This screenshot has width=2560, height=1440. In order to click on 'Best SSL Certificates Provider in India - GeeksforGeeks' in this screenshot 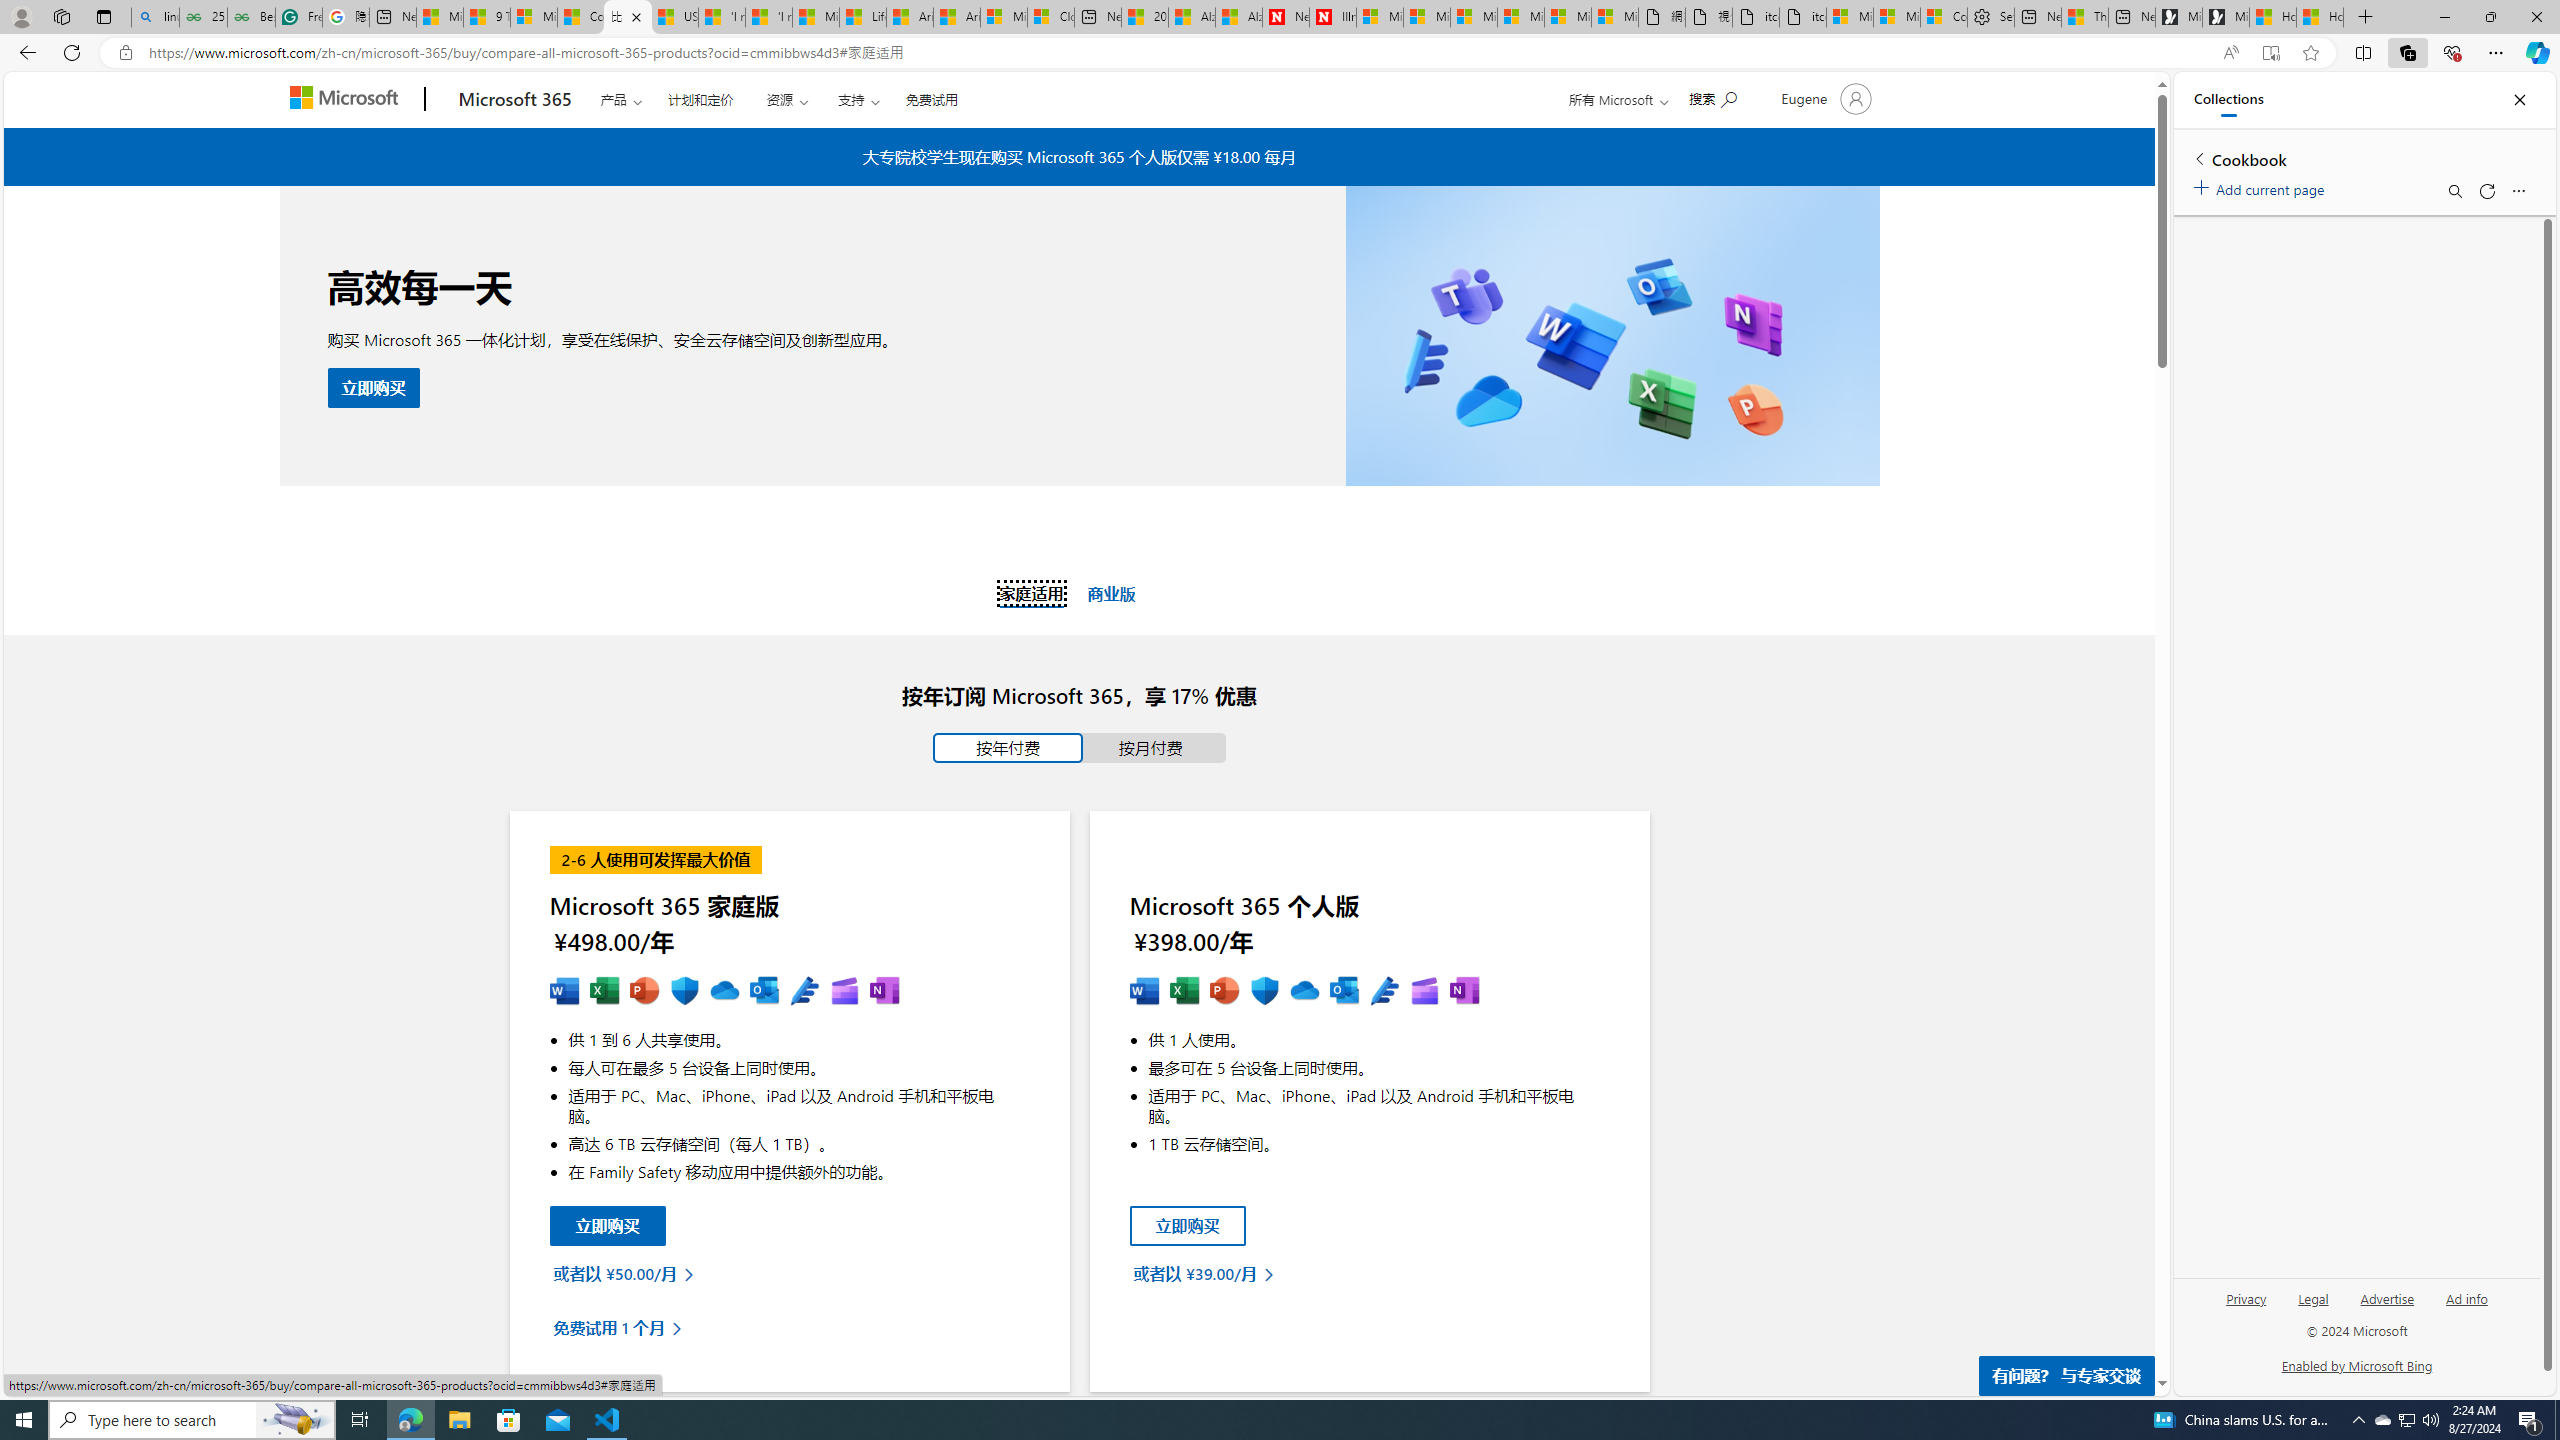, I will do `click(252, 16)`.